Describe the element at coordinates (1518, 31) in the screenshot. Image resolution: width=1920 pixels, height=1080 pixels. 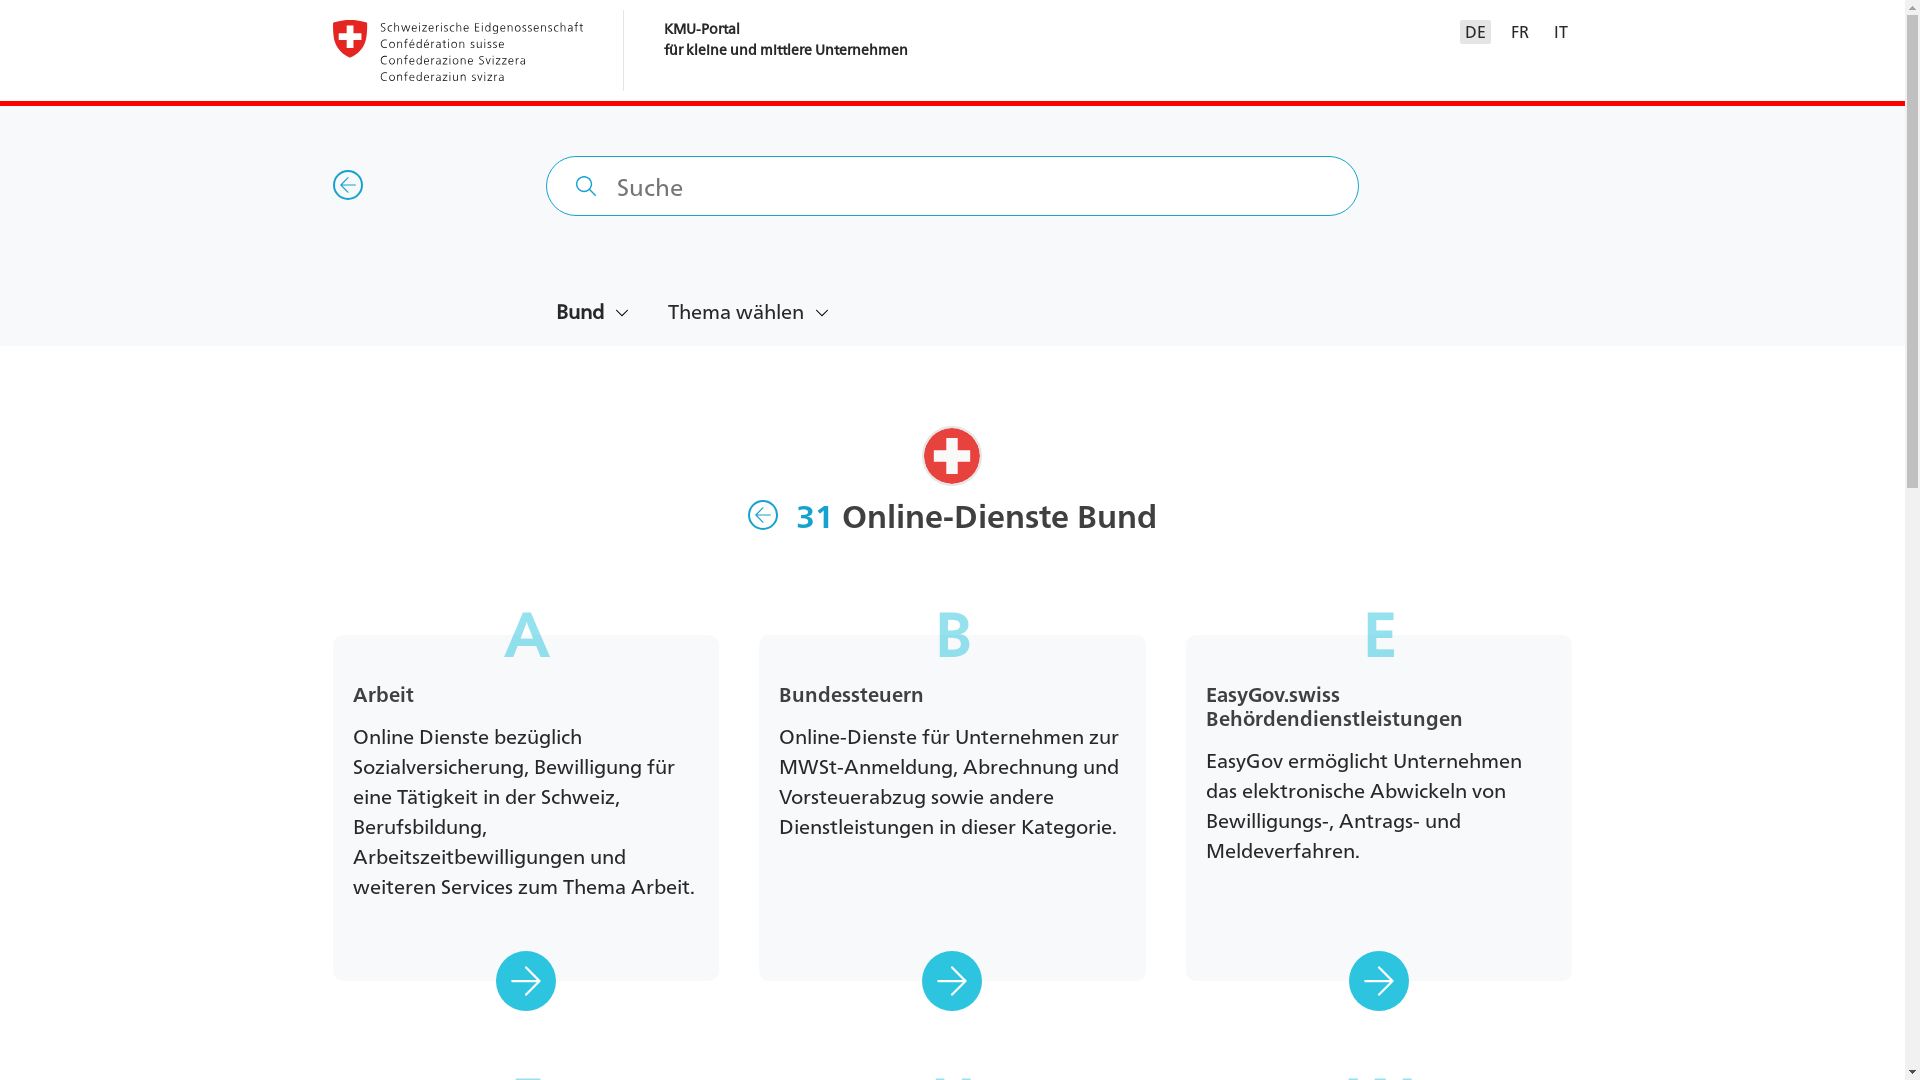
I see `'FR'` at that location.